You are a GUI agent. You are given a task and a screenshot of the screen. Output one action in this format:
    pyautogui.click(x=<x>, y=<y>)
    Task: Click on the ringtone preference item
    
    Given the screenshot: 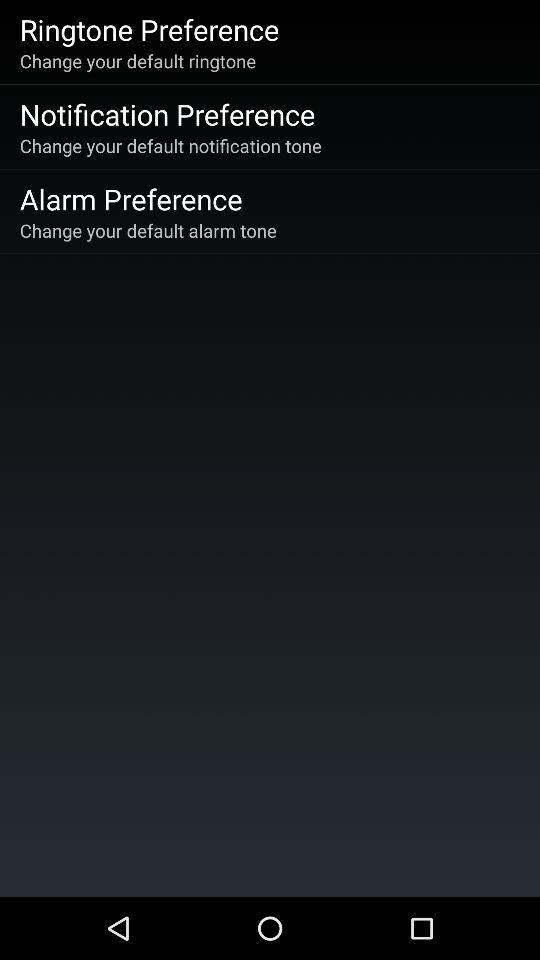 What is the action you would take?
    pyautogui.click(x=148, y=28)
    